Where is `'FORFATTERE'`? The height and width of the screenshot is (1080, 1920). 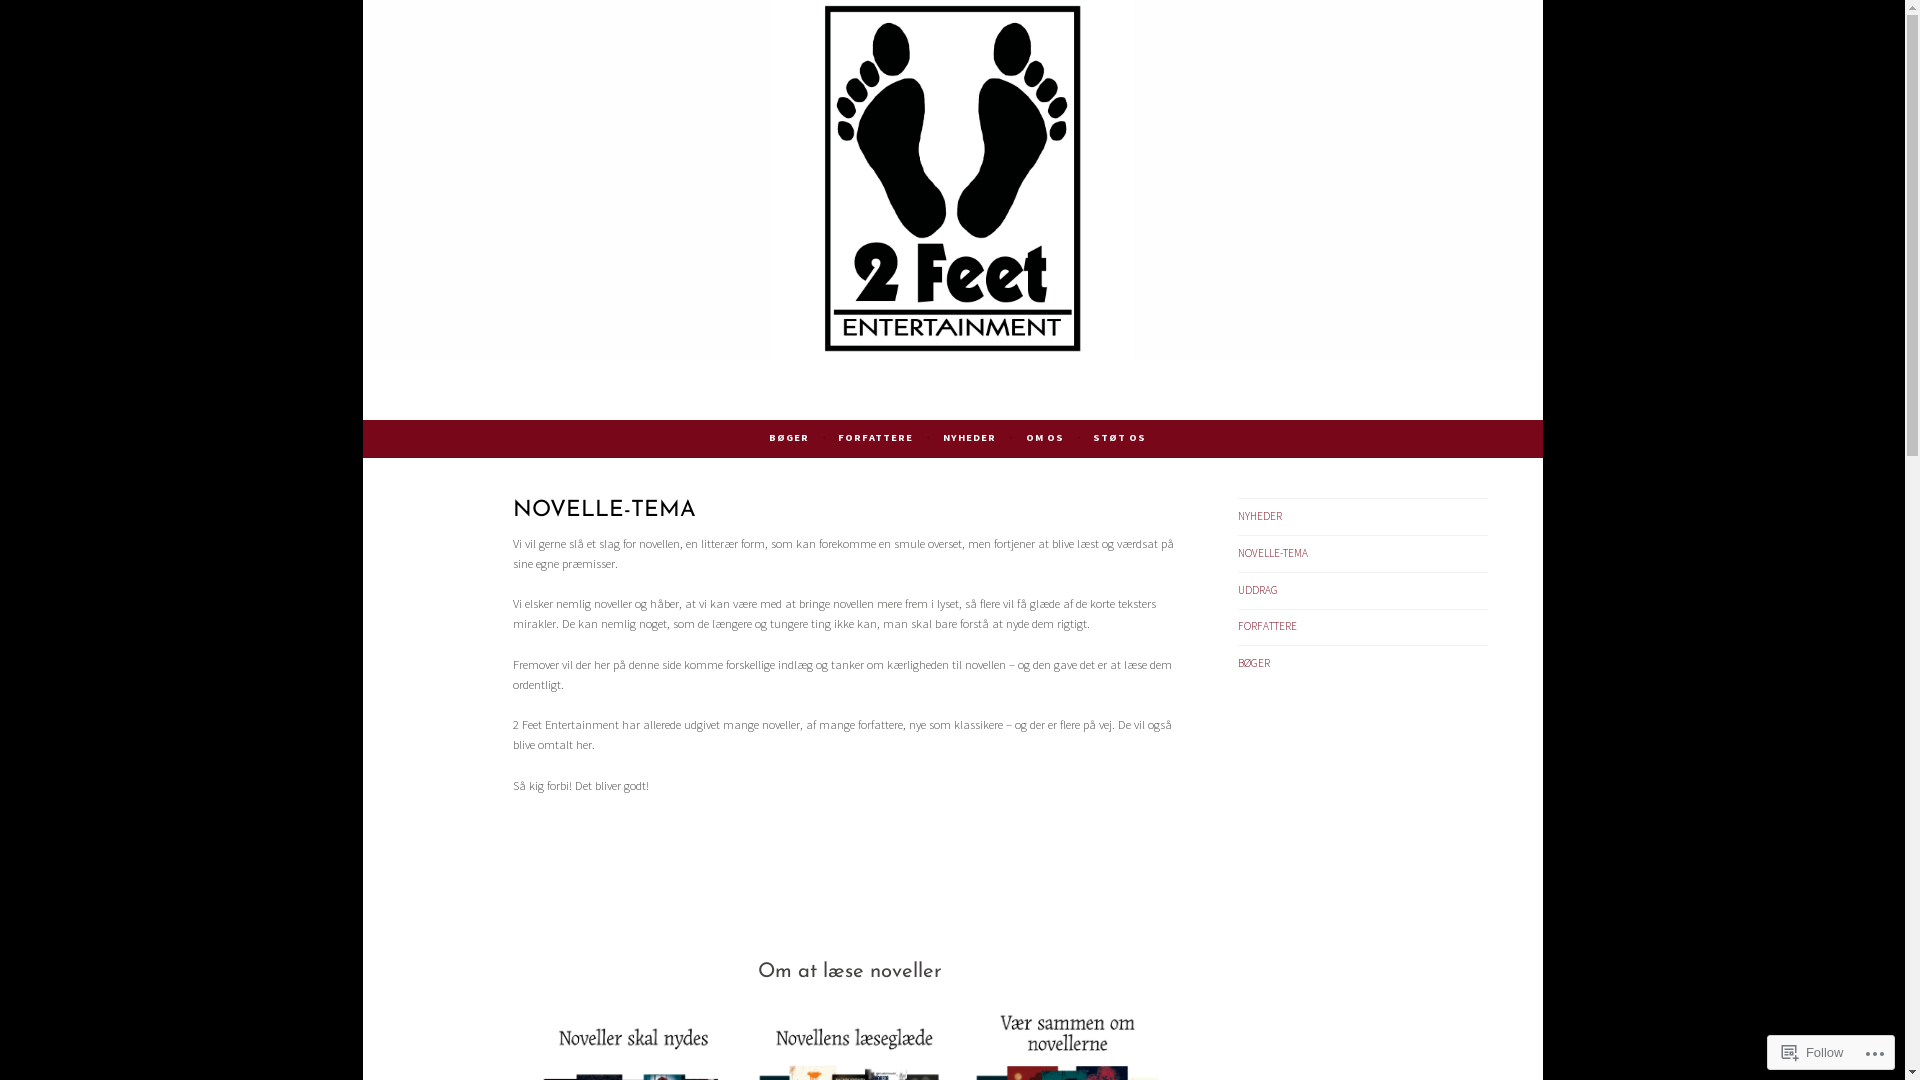 'FORFATTERE' is located at coordinates (875, 437).